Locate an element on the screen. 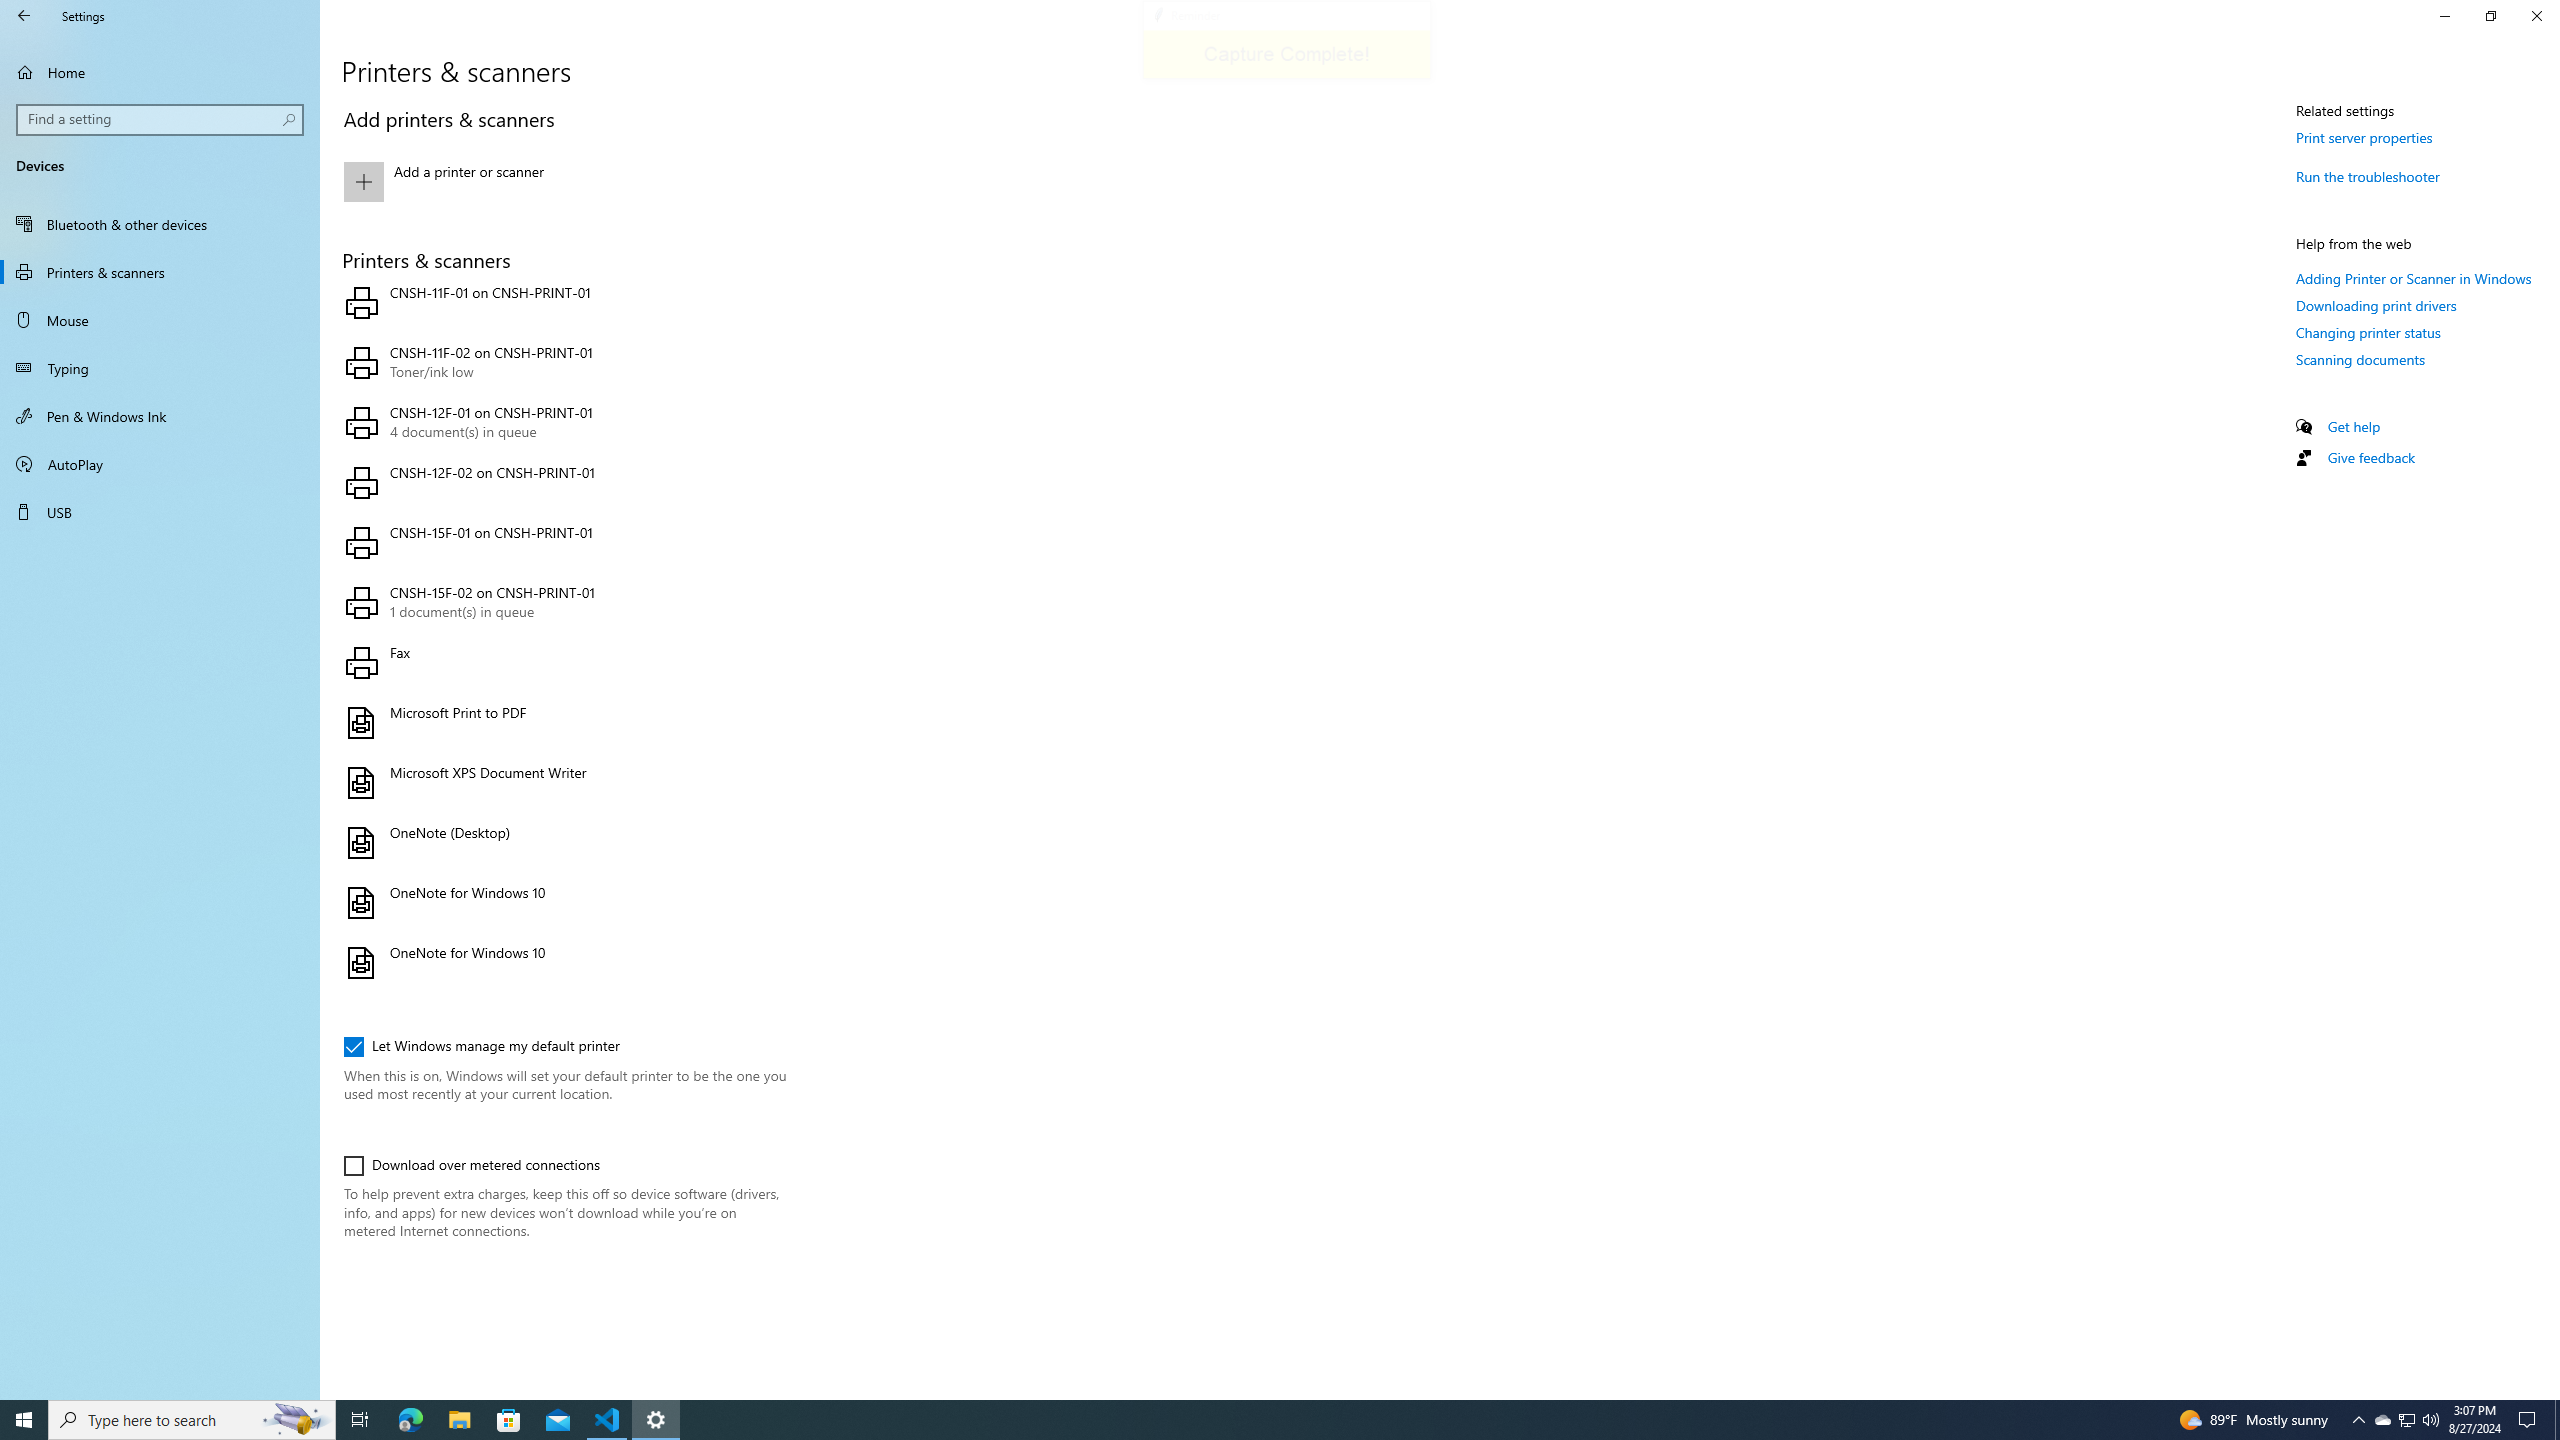  'Run the troubleshooter' is located at coordinates (2368, 176).